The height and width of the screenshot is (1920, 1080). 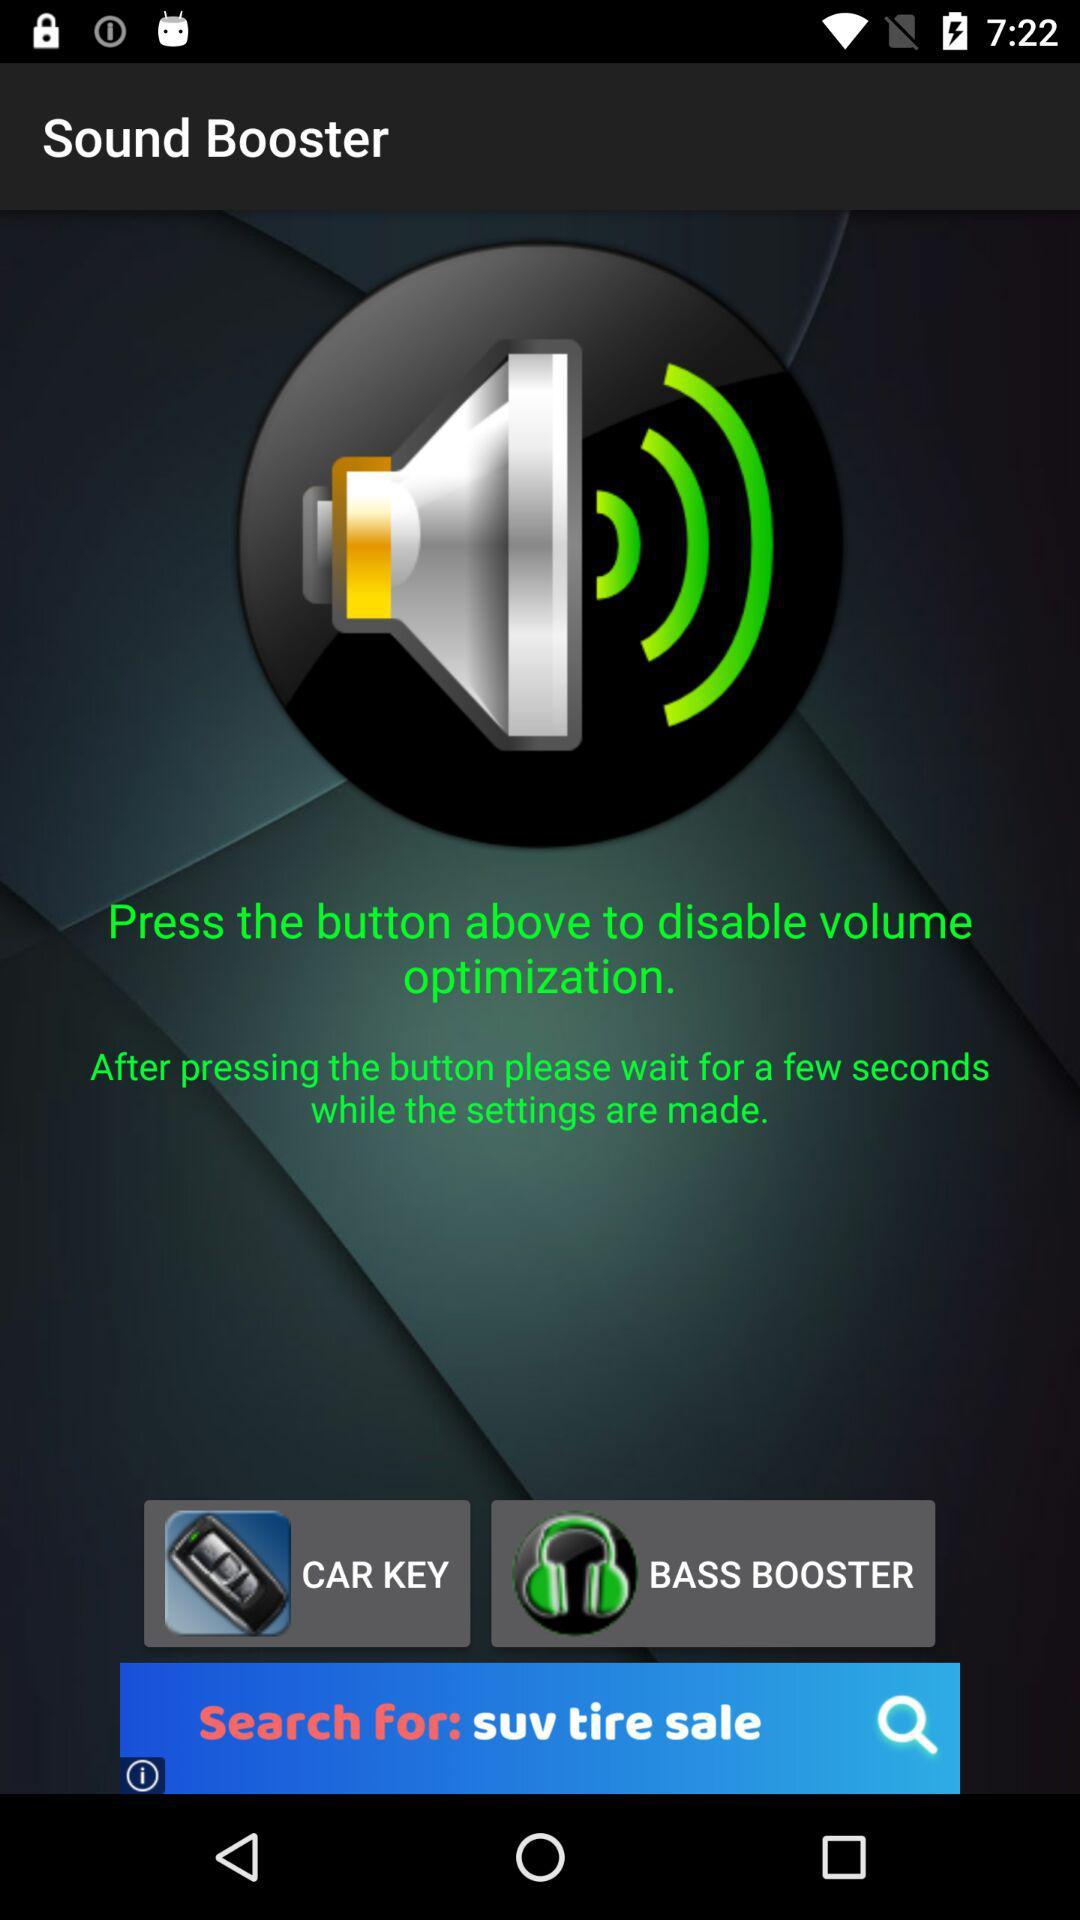 What do you see at coordinates (307, 1572) in the screenshot?
I see `the car key icon` at bounding box center [307, 1572].